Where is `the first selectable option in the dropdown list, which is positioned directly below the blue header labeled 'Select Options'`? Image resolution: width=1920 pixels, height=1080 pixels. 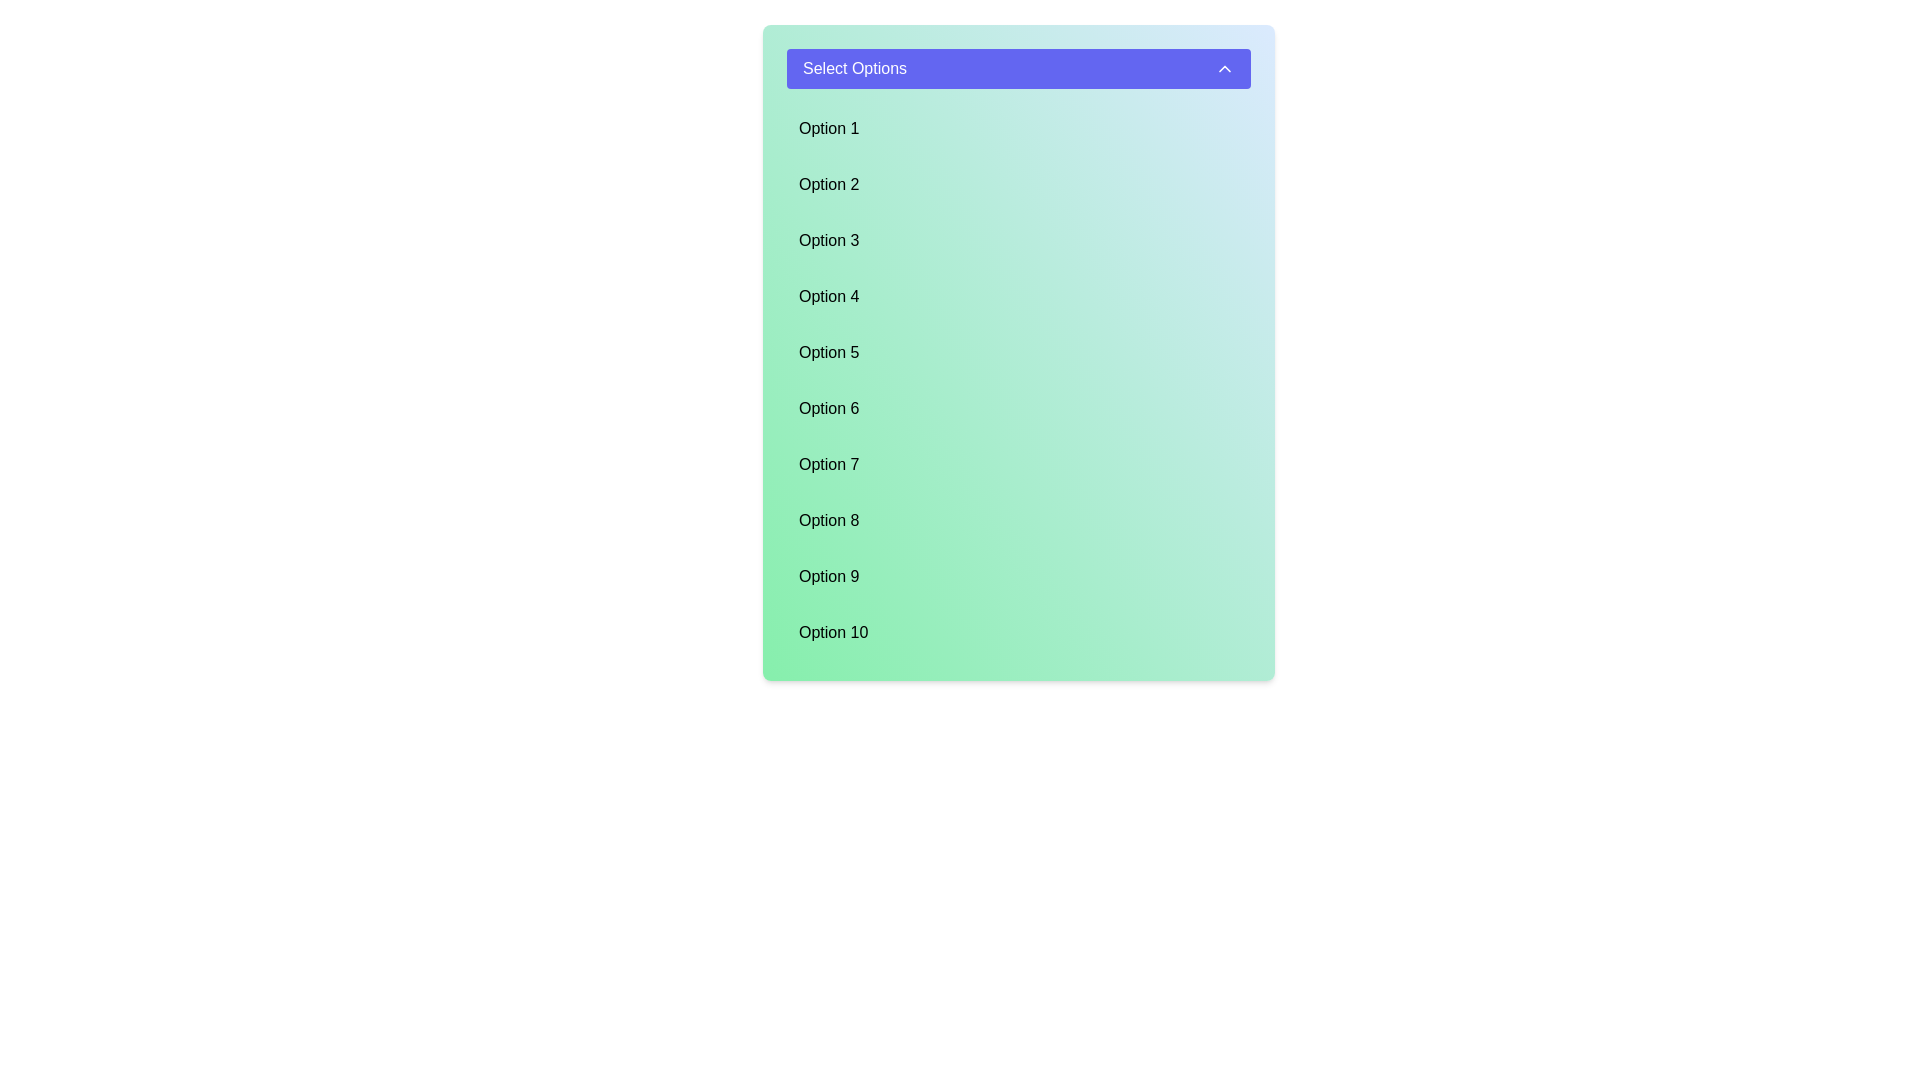
the first selectable option in the dropdown list, which is positioned directly below the blue header labeled 'Select Options' is located at coordinates (829, 128).